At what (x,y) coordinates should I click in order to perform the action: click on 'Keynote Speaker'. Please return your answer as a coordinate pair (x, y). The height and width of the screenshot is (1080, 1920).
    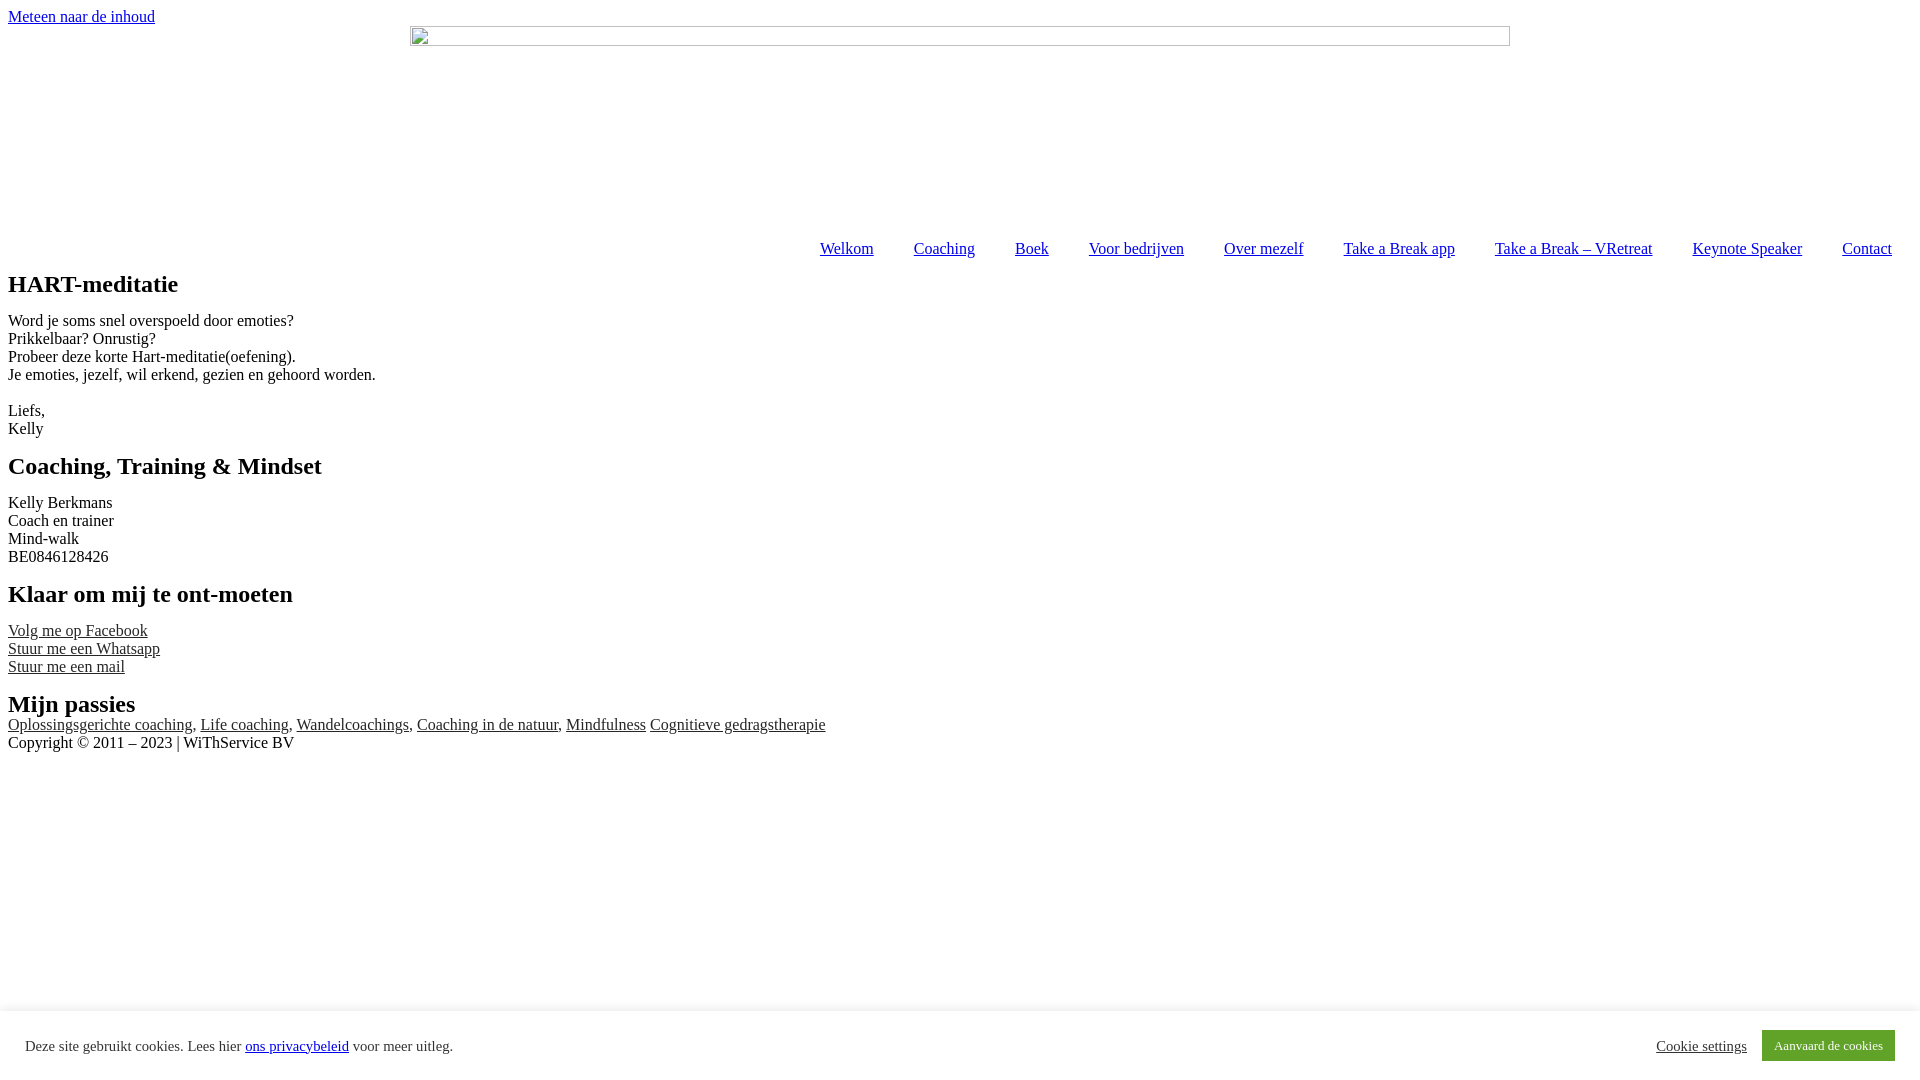
    Looking at the image, I should click on (1746, 248).